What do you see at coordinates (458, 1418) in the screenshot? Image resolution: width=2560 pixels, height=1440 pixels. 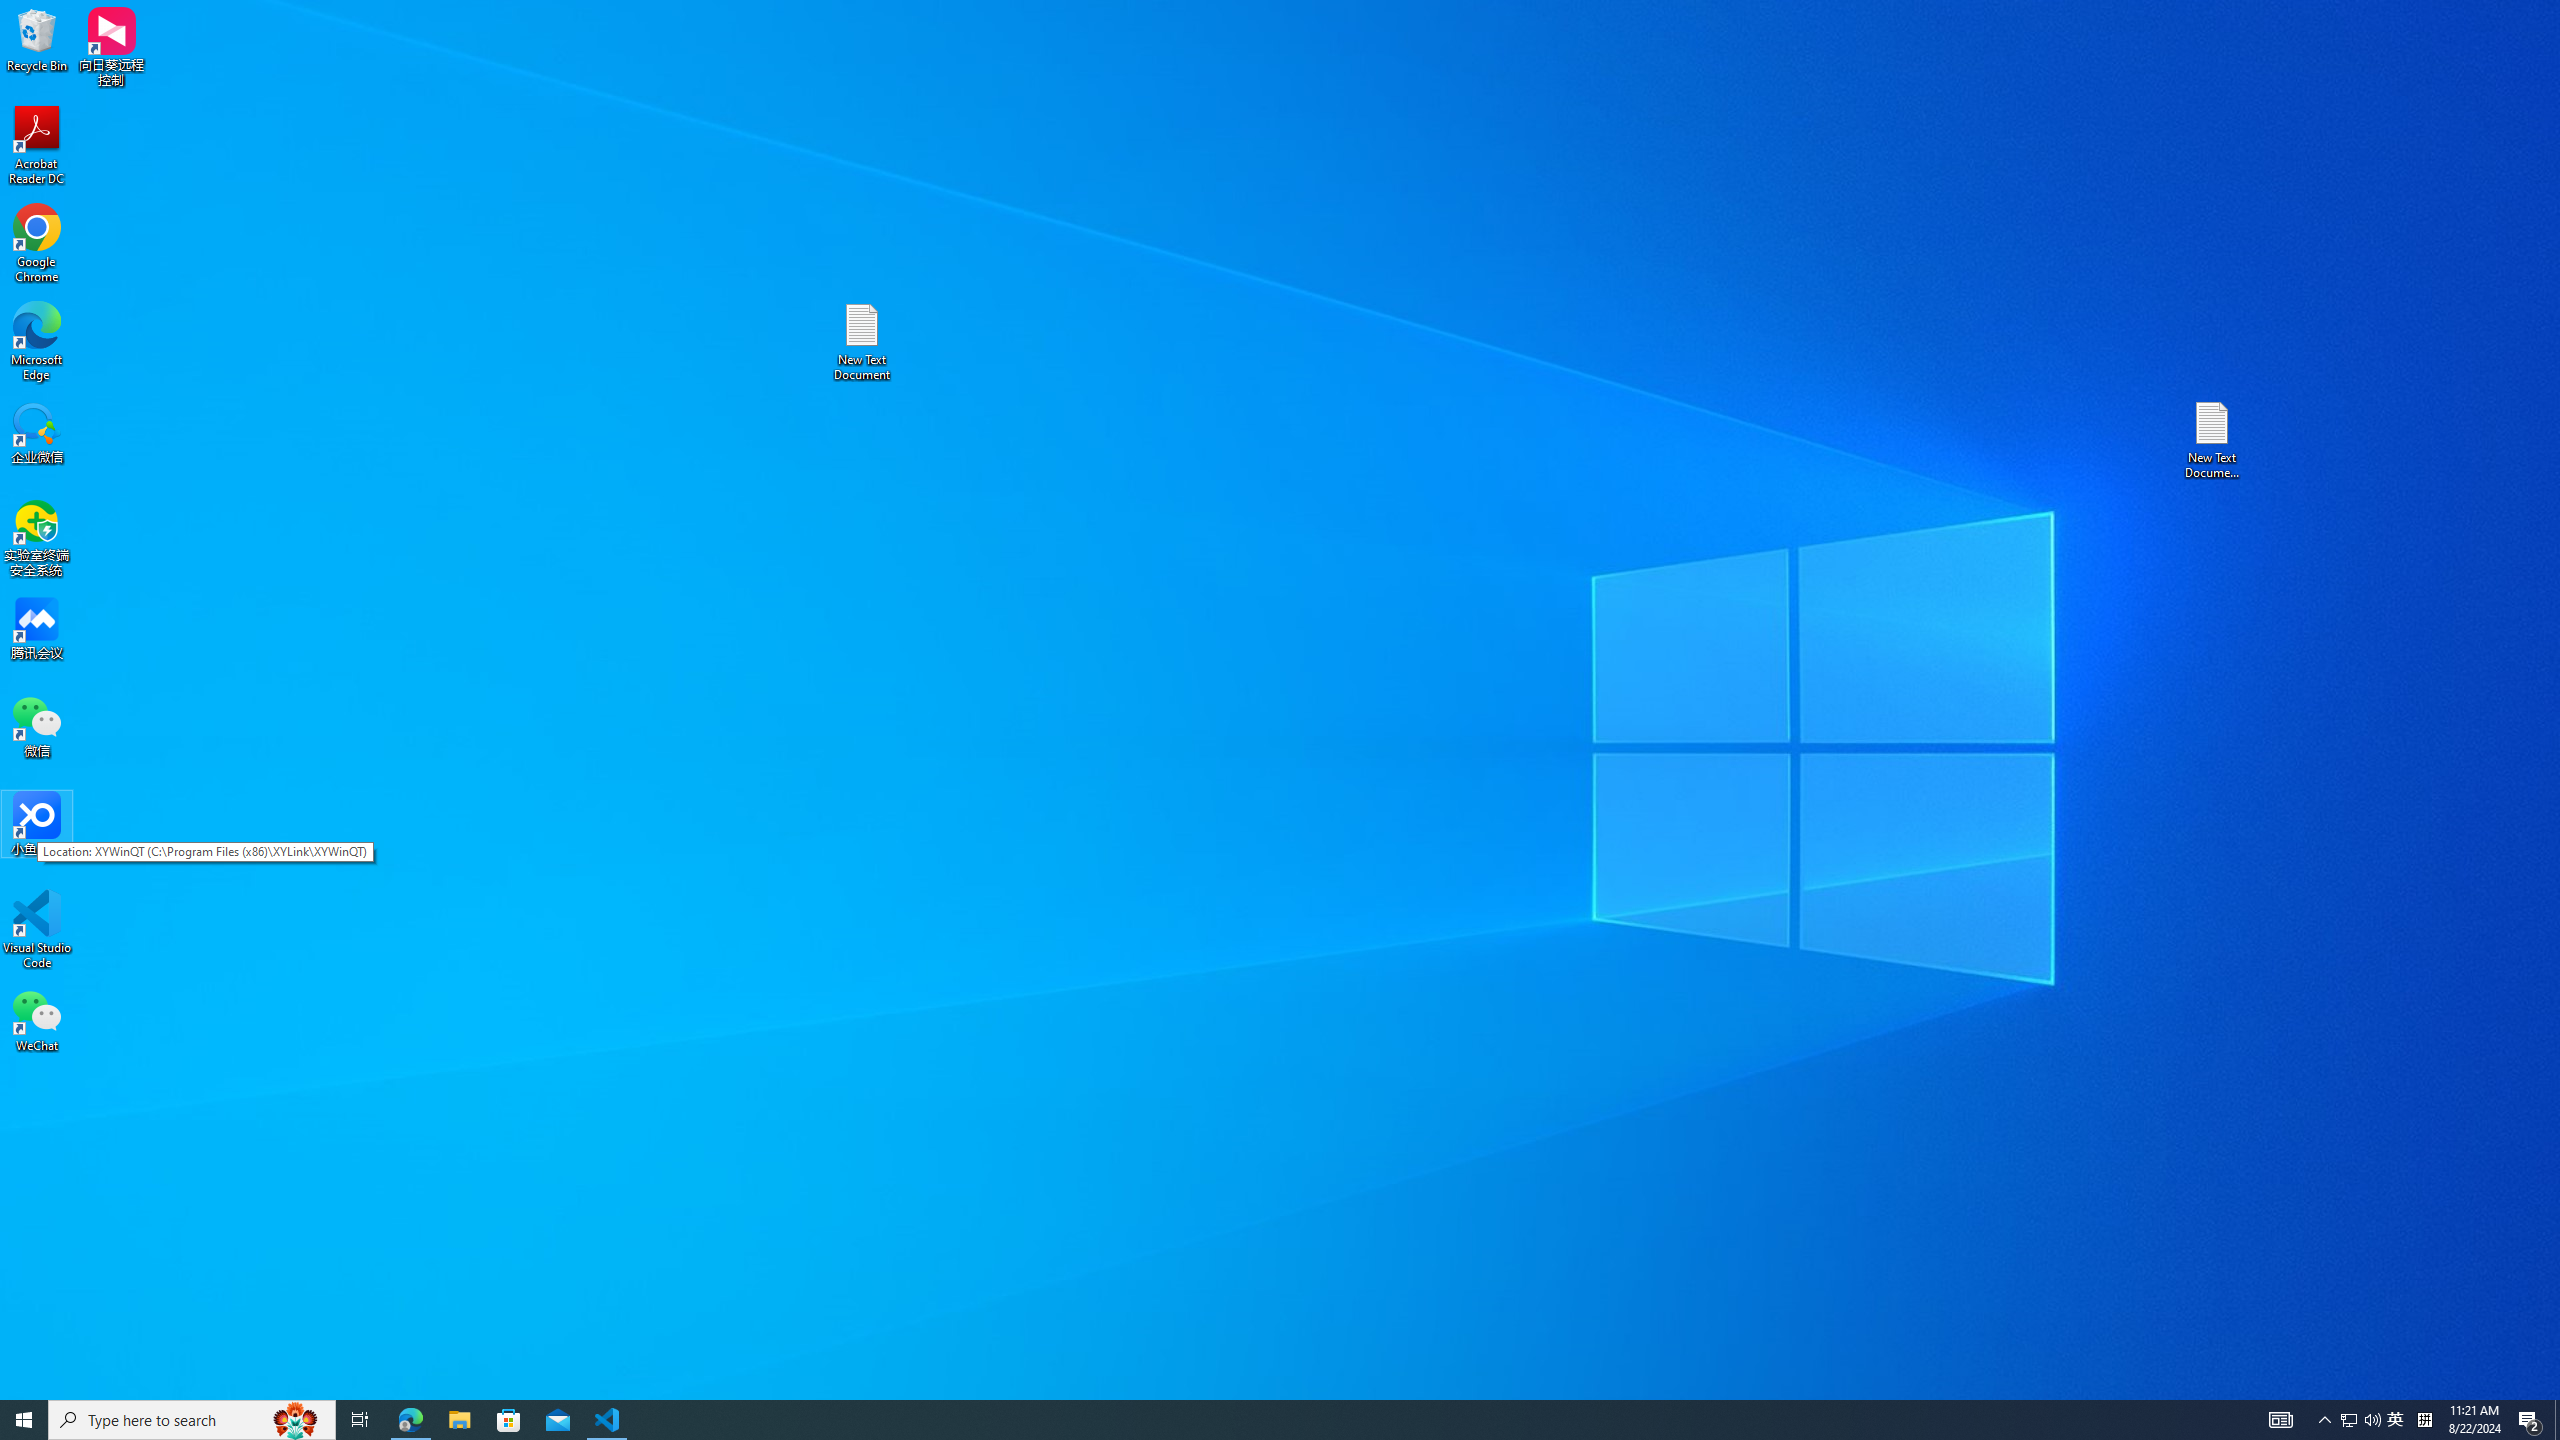 I see `'File Explorer'` at bounding box center [458, 1418].